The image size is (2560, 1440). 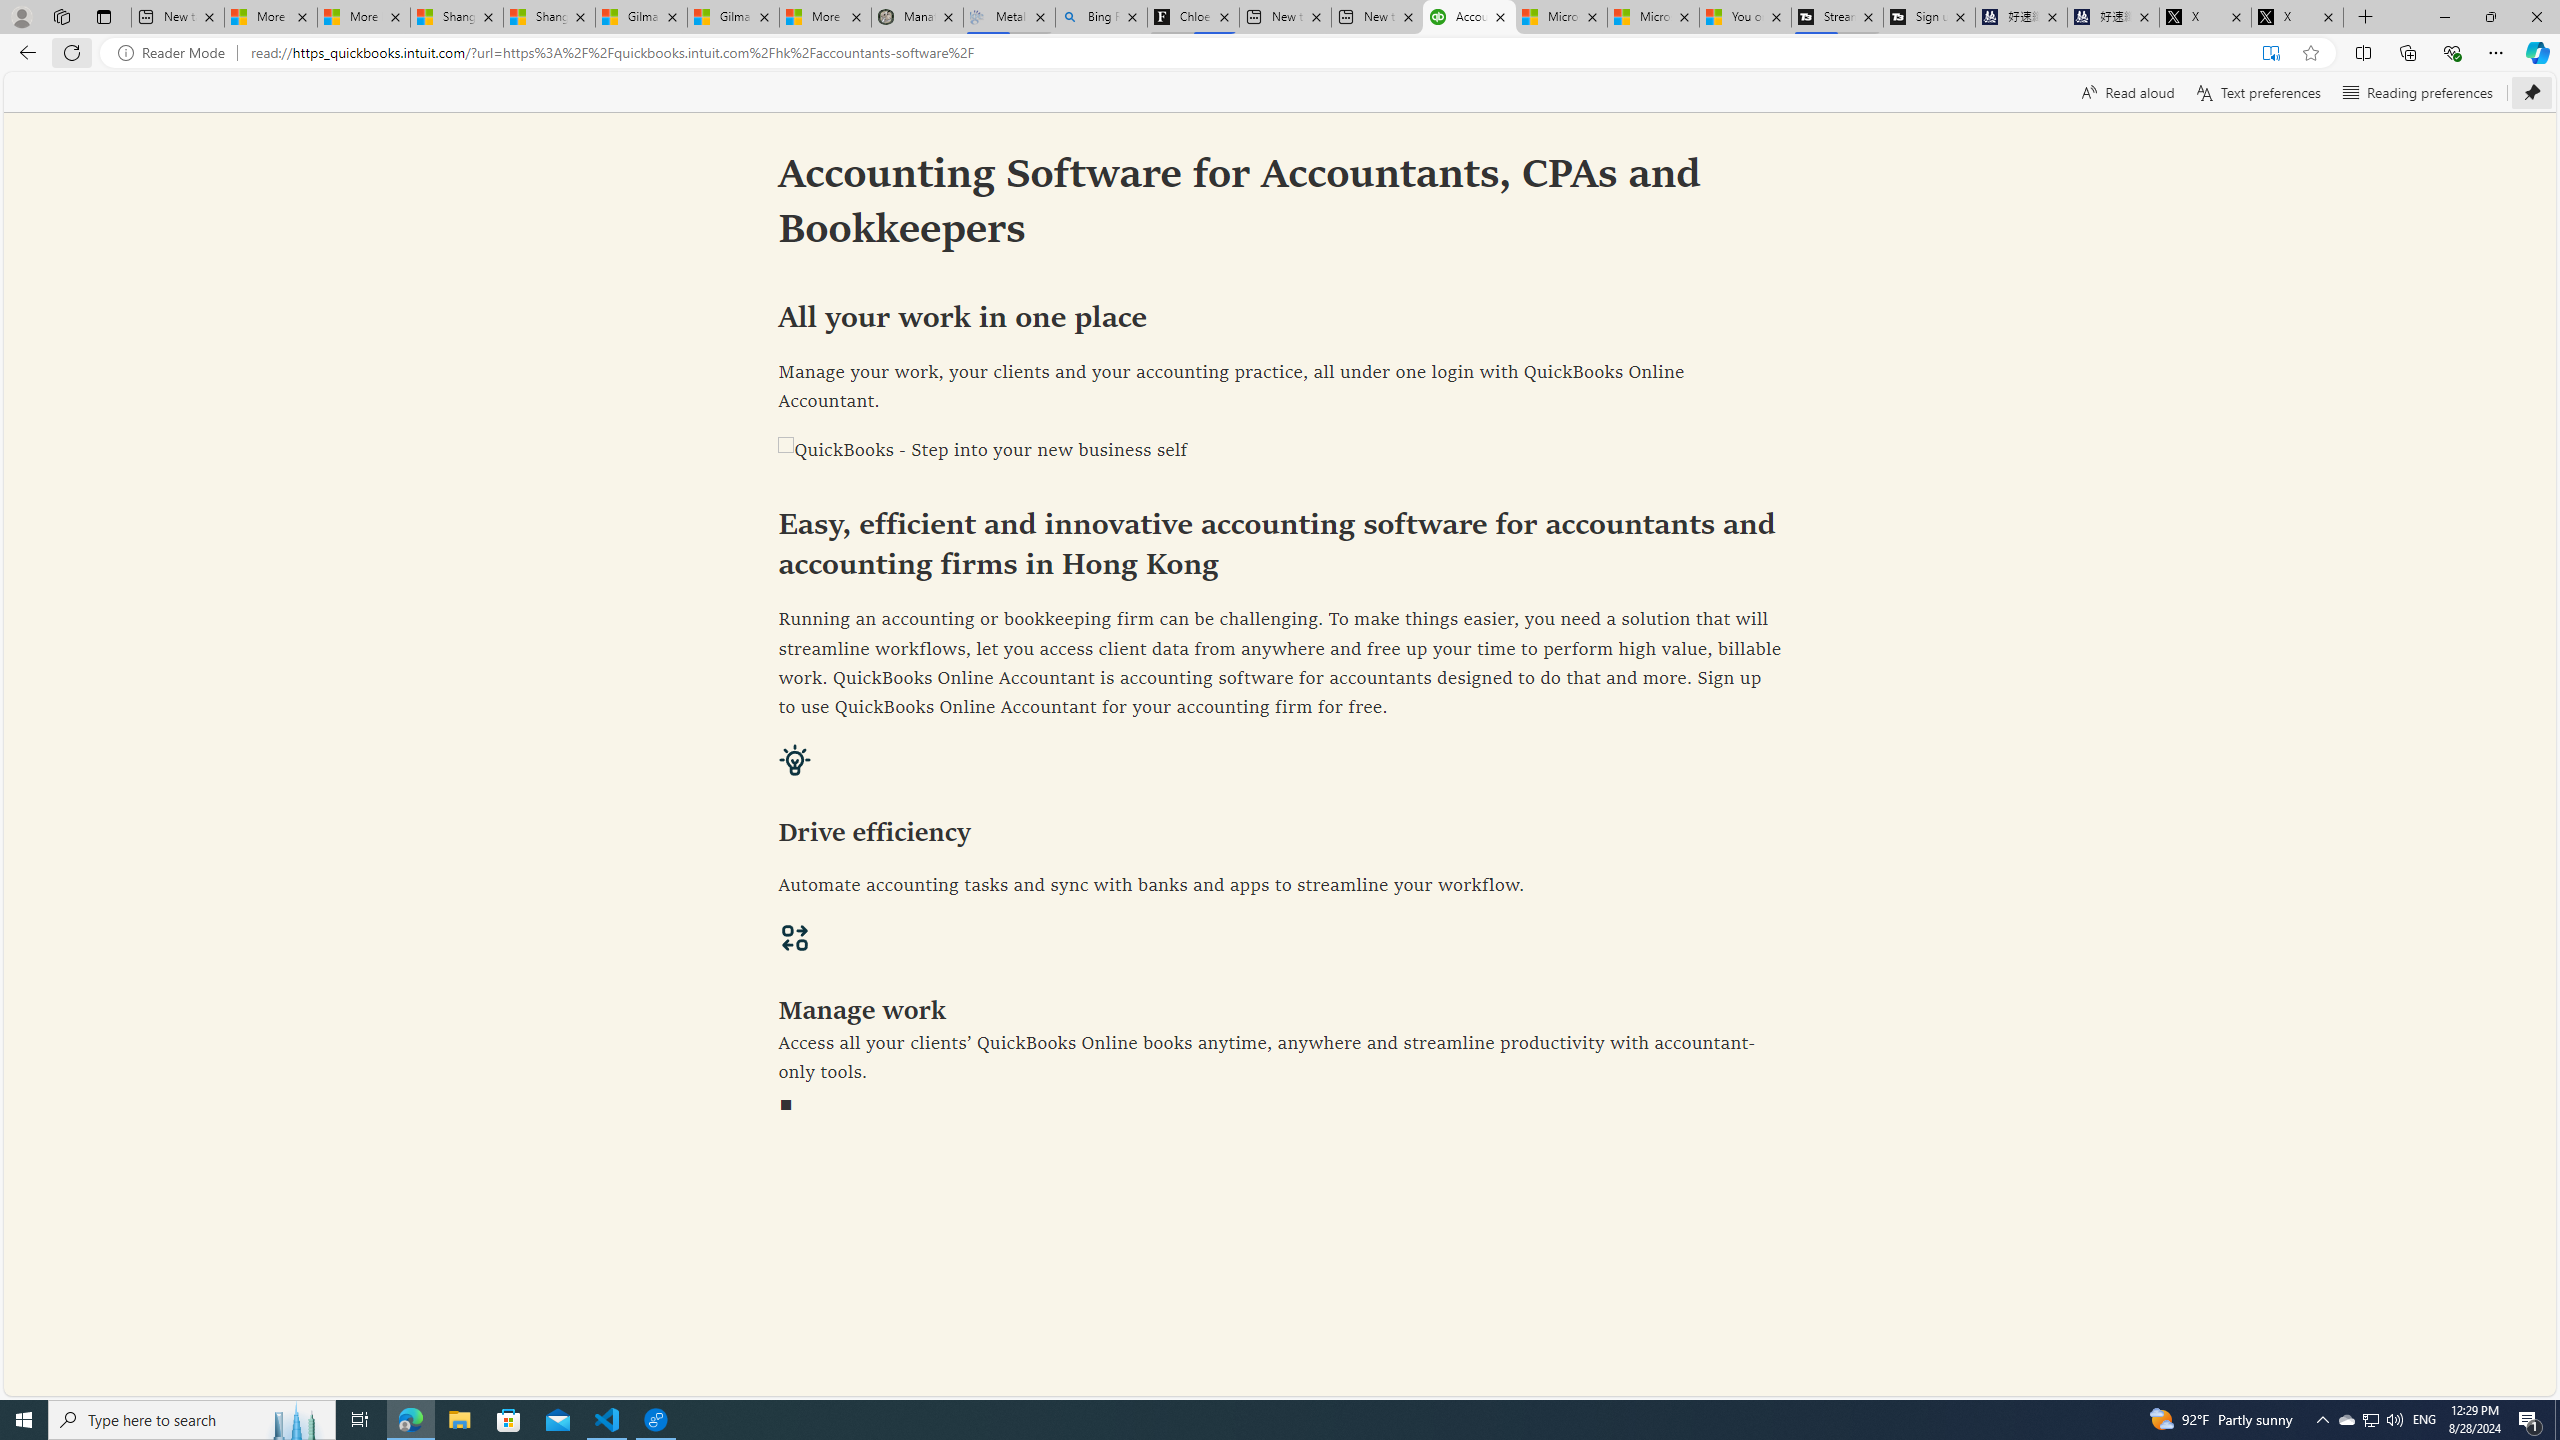 I want to click on 'Text preferences', so click(x=2257, y=91).